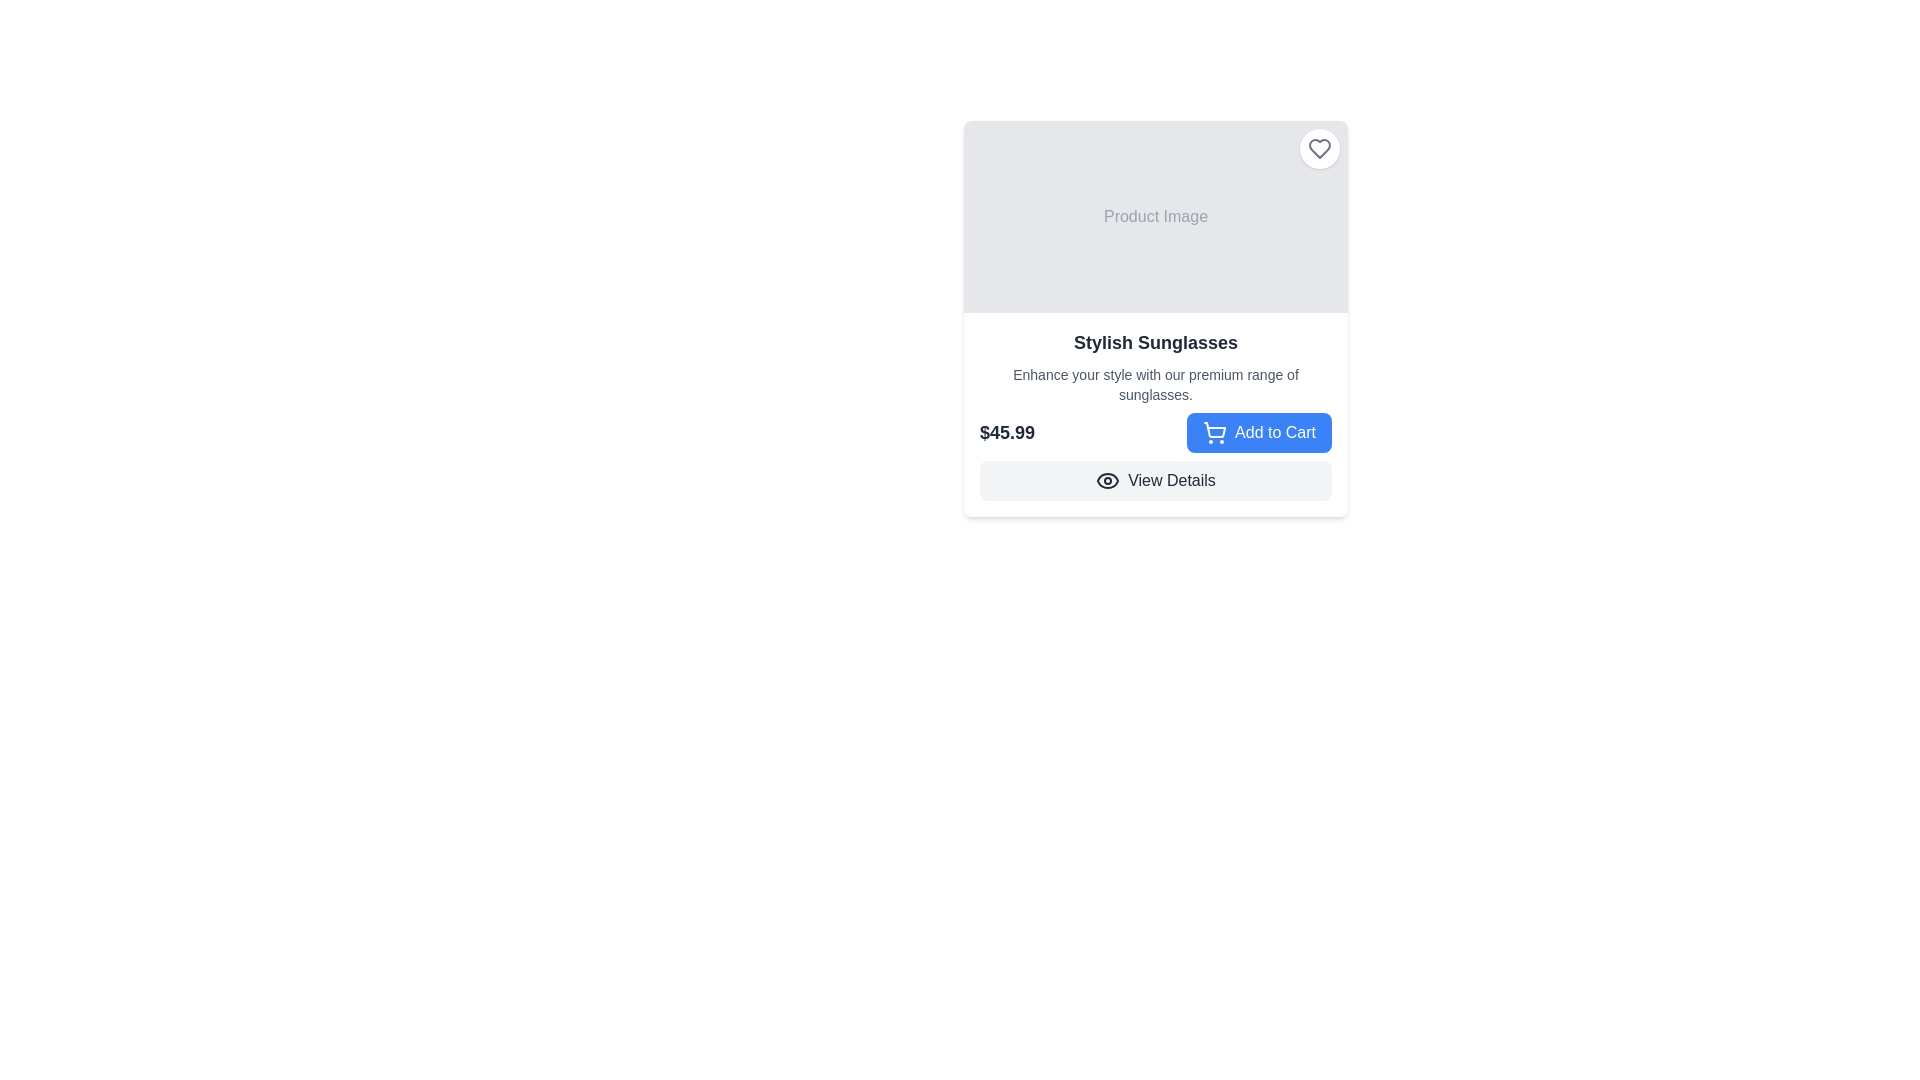 The image size is (1920, 1080). I want to click on the 'Add to Cart' button for 'Stylish Sunglasses', so click(1258, 431).